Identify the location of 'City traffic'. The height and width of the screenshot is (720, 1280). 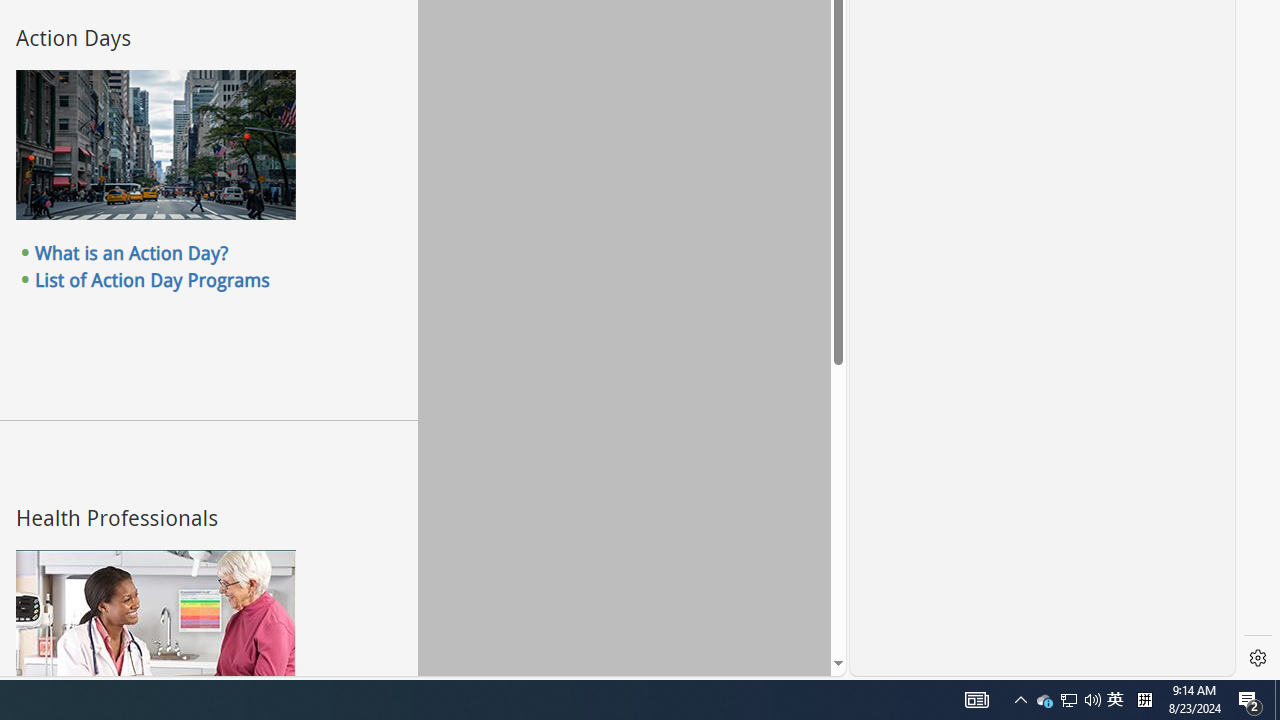
(154, 144).